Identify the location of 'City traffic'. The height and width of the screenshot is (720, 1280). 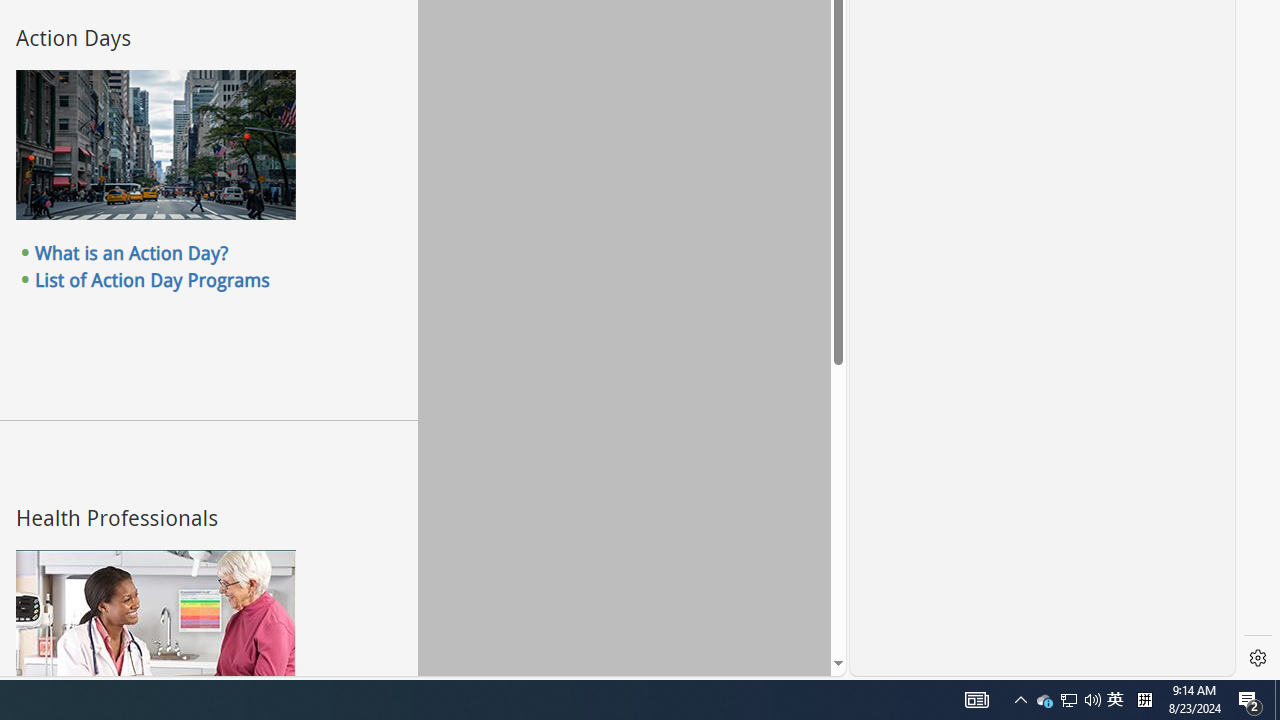
(154, 144).